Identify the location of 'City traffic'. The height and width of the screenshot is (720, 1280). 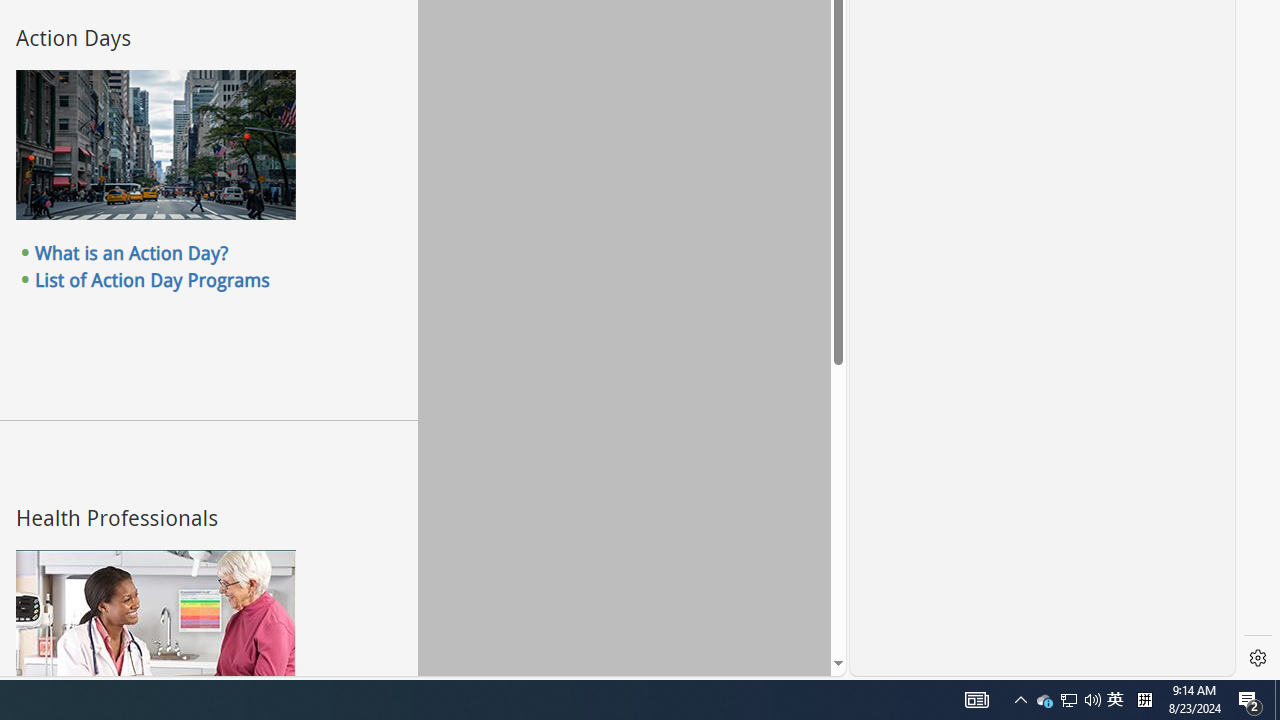
(154, 144).